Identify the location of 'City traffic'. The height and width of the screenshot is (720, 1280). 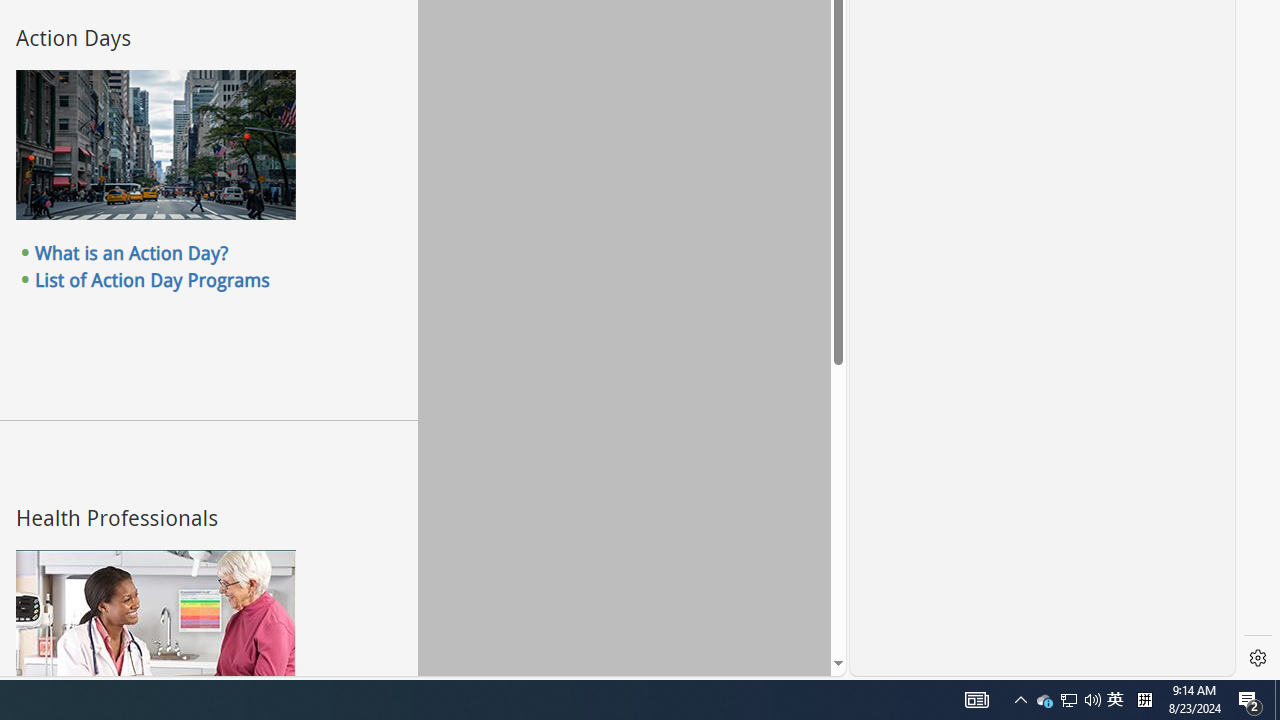
(154, 144).